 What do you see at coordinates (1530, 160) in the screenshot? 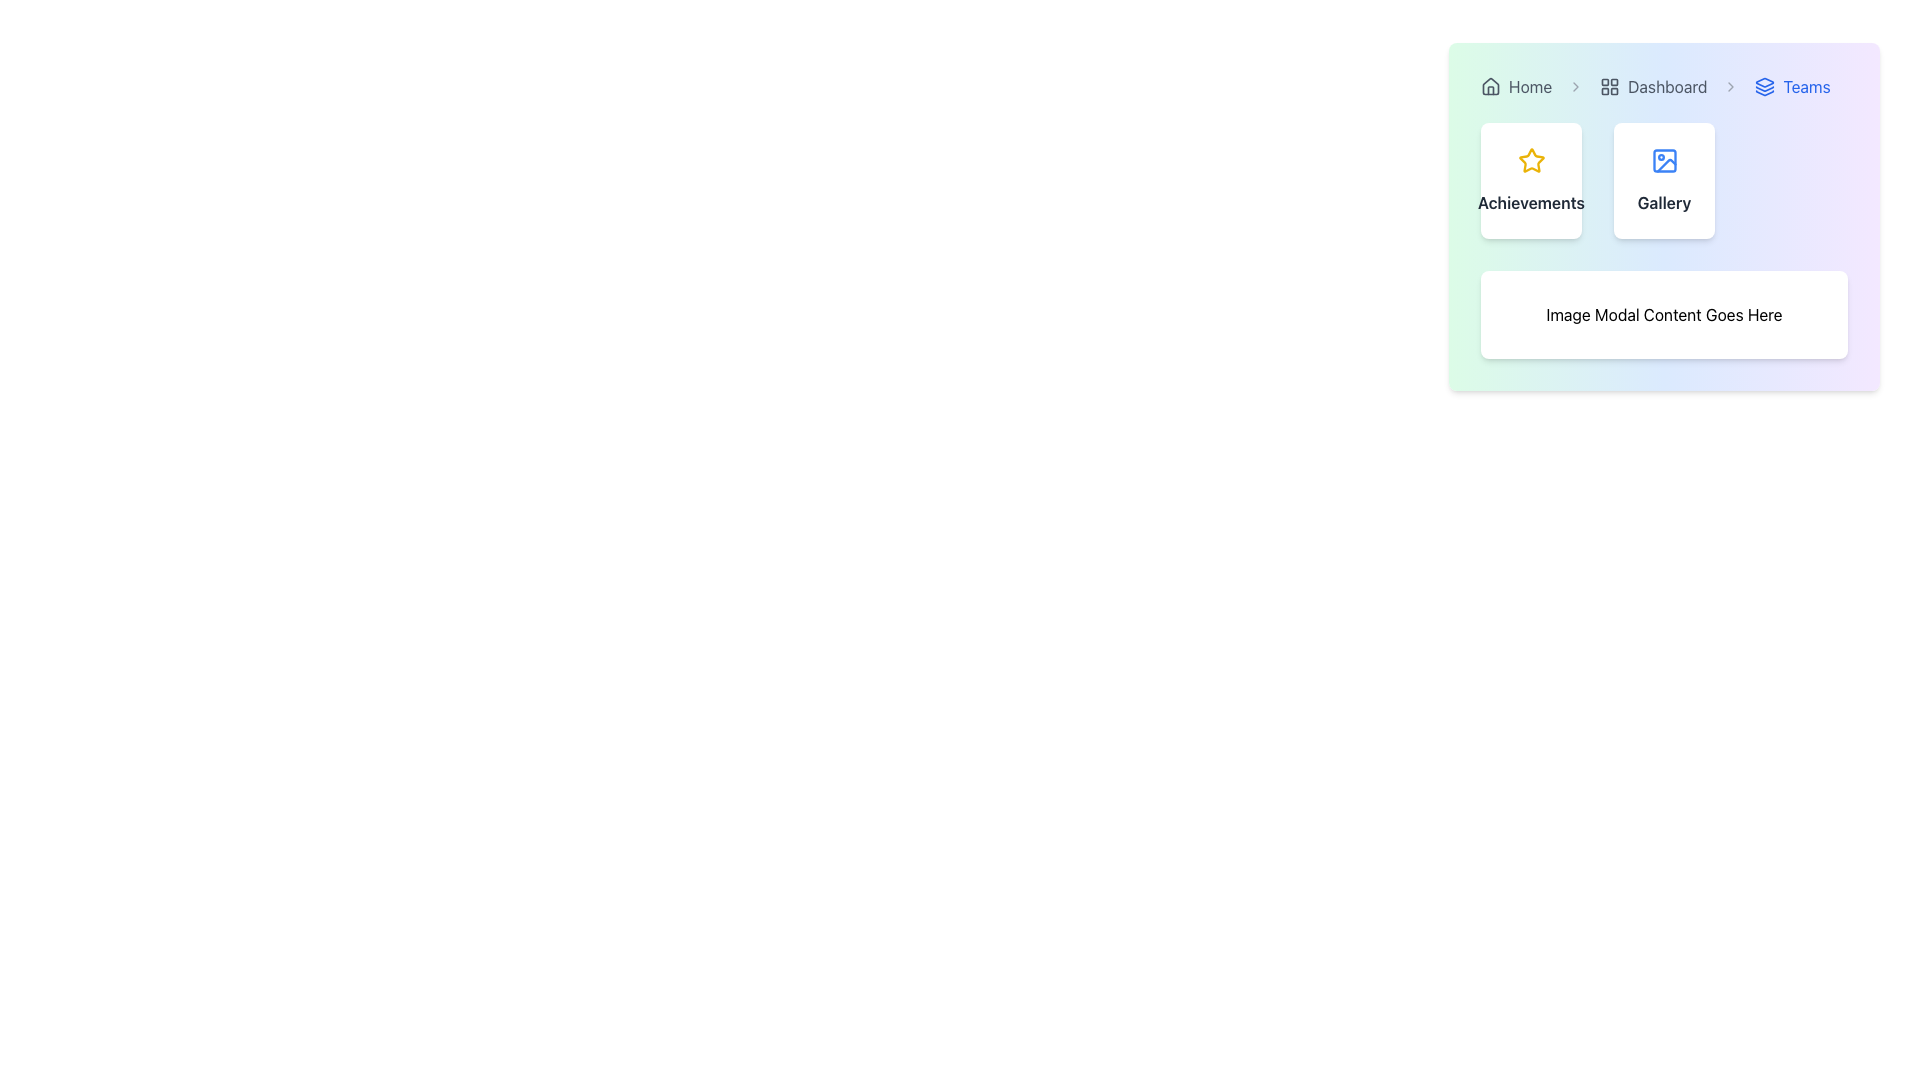
I see `the yellow star icon that is visually centered above the text label 'Achievements' in the upper-left area of the dashboard interface` at bounding box center [1530, 160].